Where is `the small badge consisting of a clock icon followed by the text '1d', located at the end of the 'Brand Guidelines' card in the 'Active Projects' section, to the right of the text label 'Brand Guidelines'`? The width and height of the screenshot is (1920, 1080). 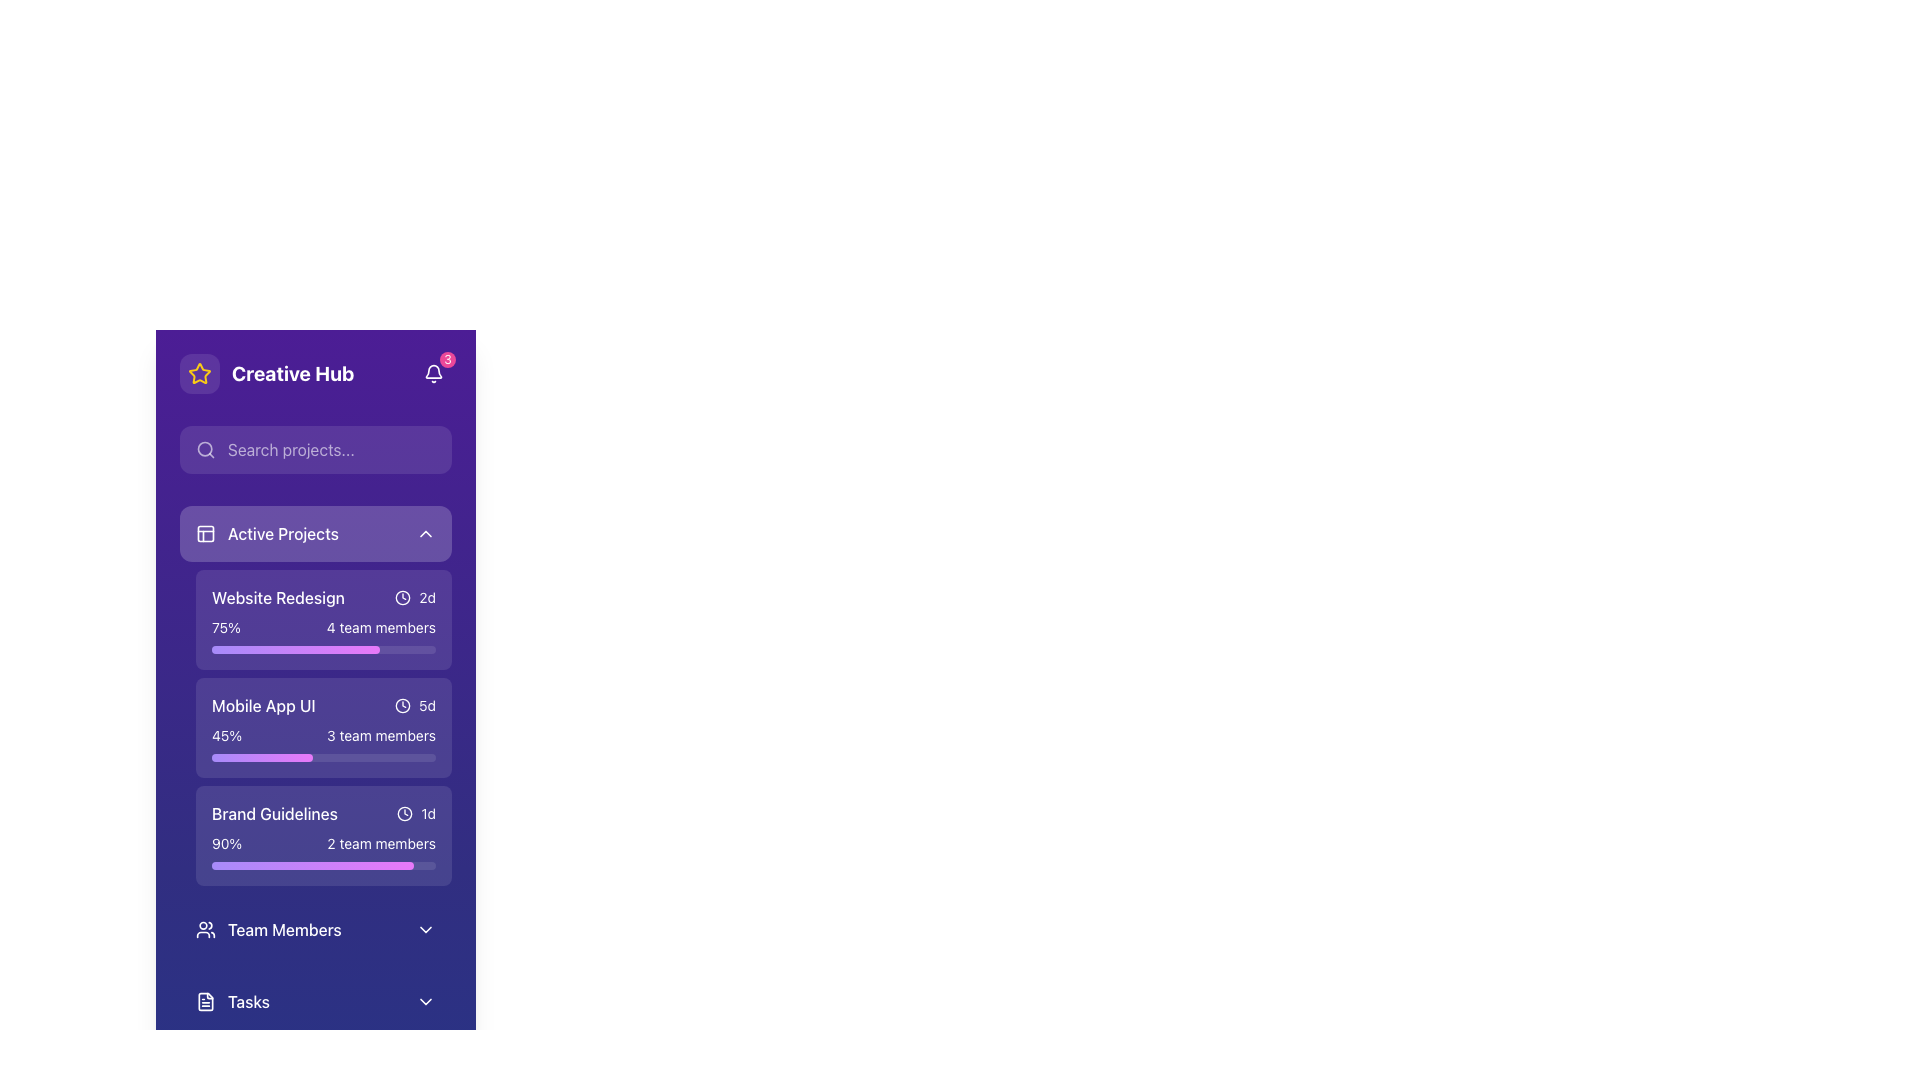 the small badge consisting of a clock icon followed by the text '1d', located at the end of the 'Brand Guidelines' card in the 'Active Projects' section, to the right of the text label 'Brand Guidelines' is located at coordinates (415, 813).